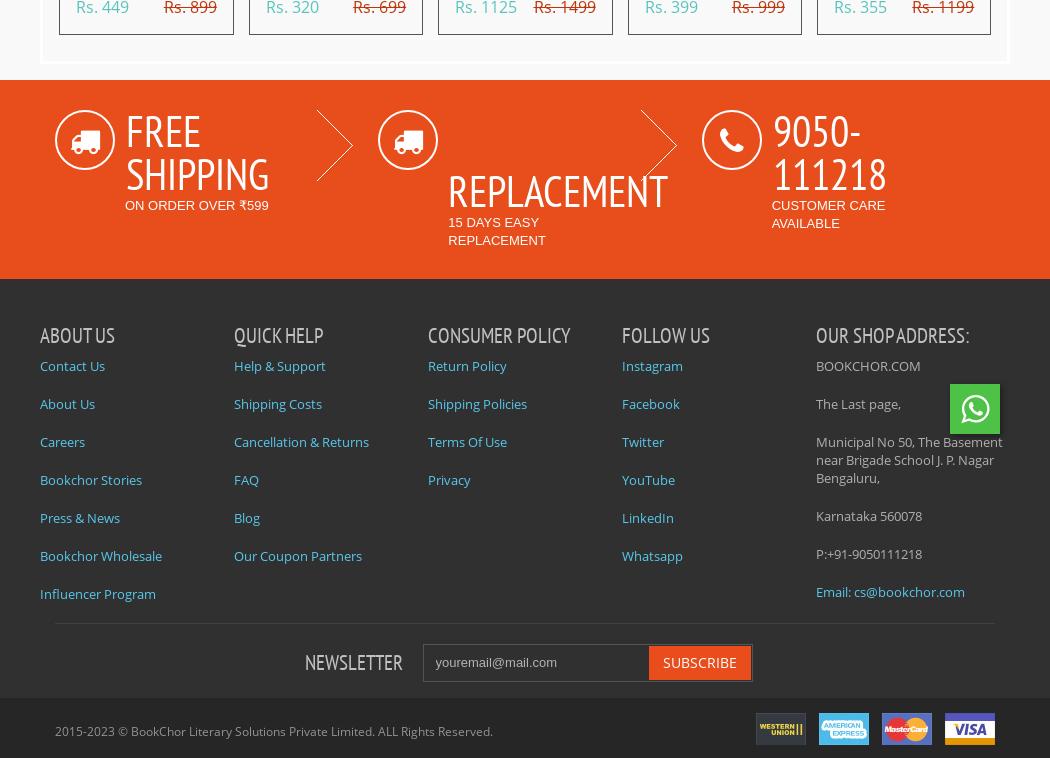 This screenshot has height=758, width=1050. What do you see at coordinates (498, 334) in the screenshot?
I see `'CONSUMER POLICY'` at bounding box center [498, 334].